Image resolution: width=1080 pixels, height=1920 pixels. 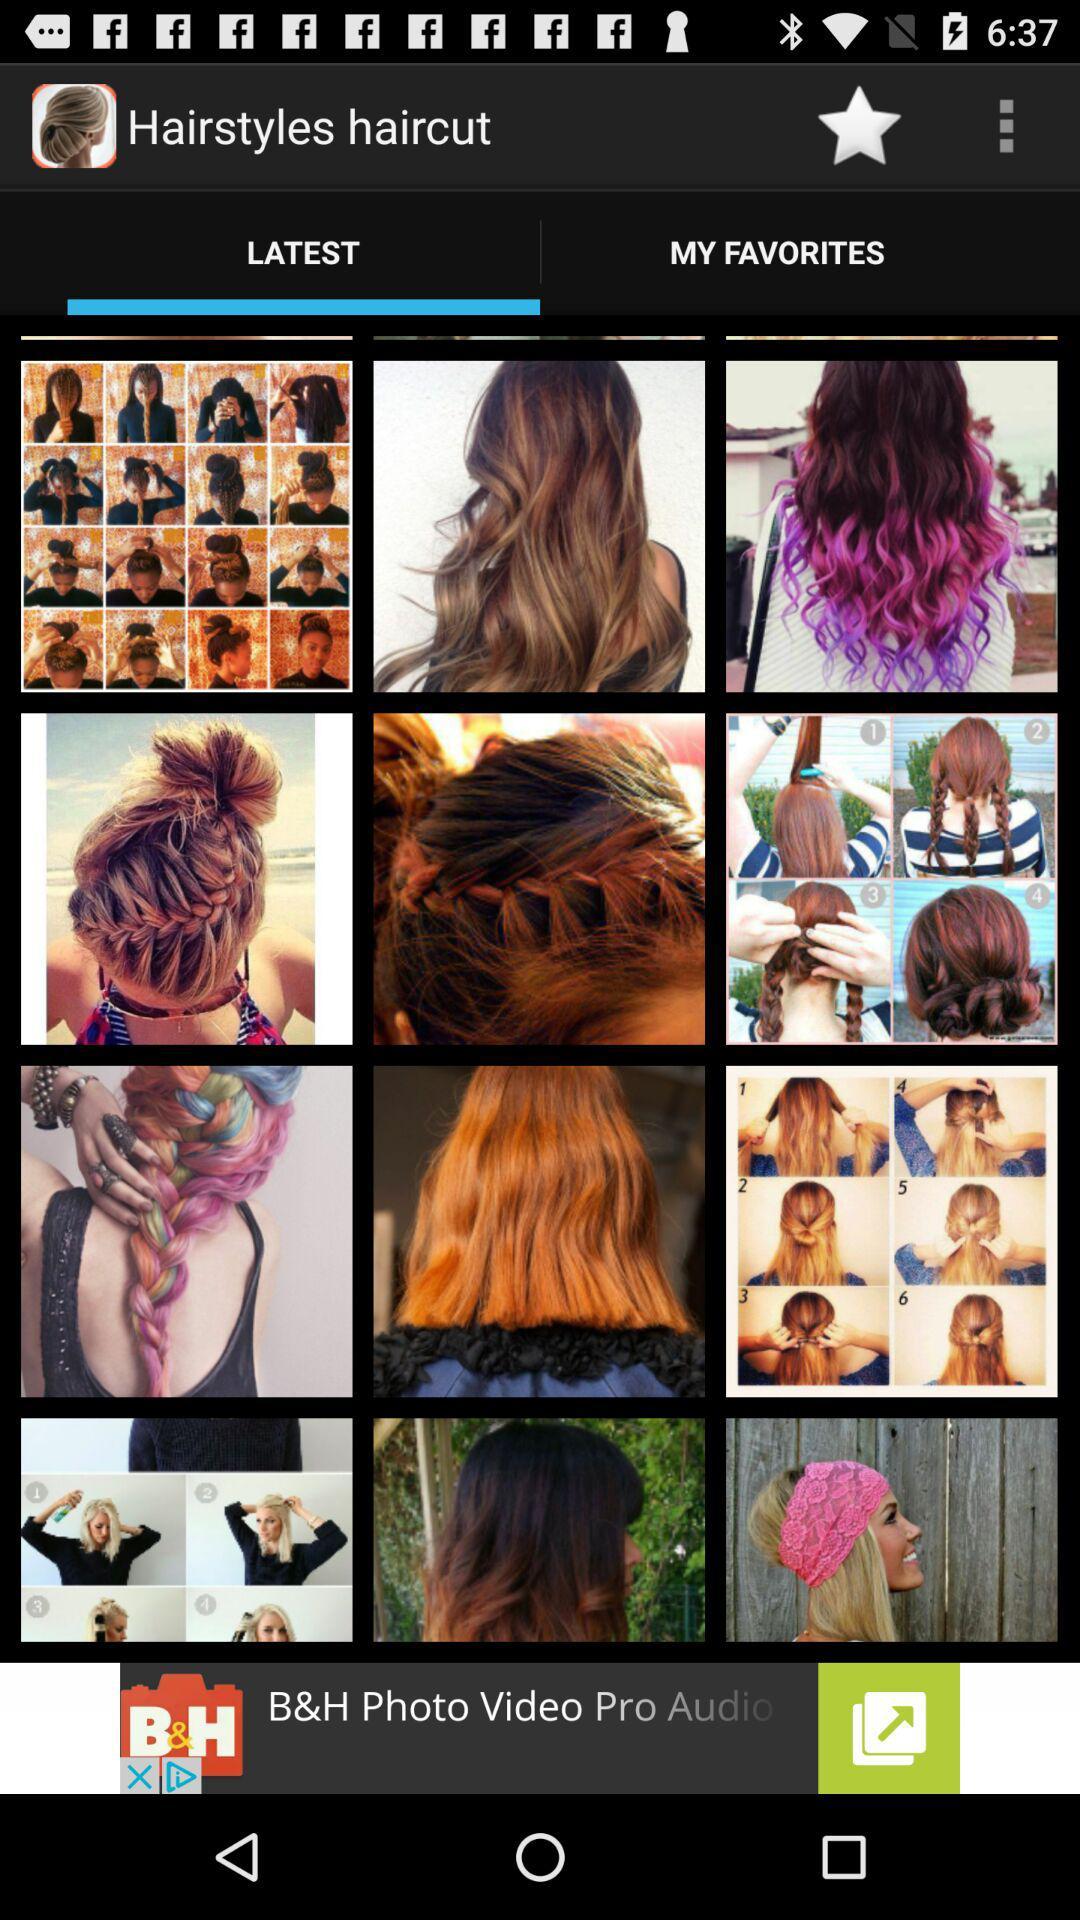 I want to click on for setting, so click(x=1006, y=124).